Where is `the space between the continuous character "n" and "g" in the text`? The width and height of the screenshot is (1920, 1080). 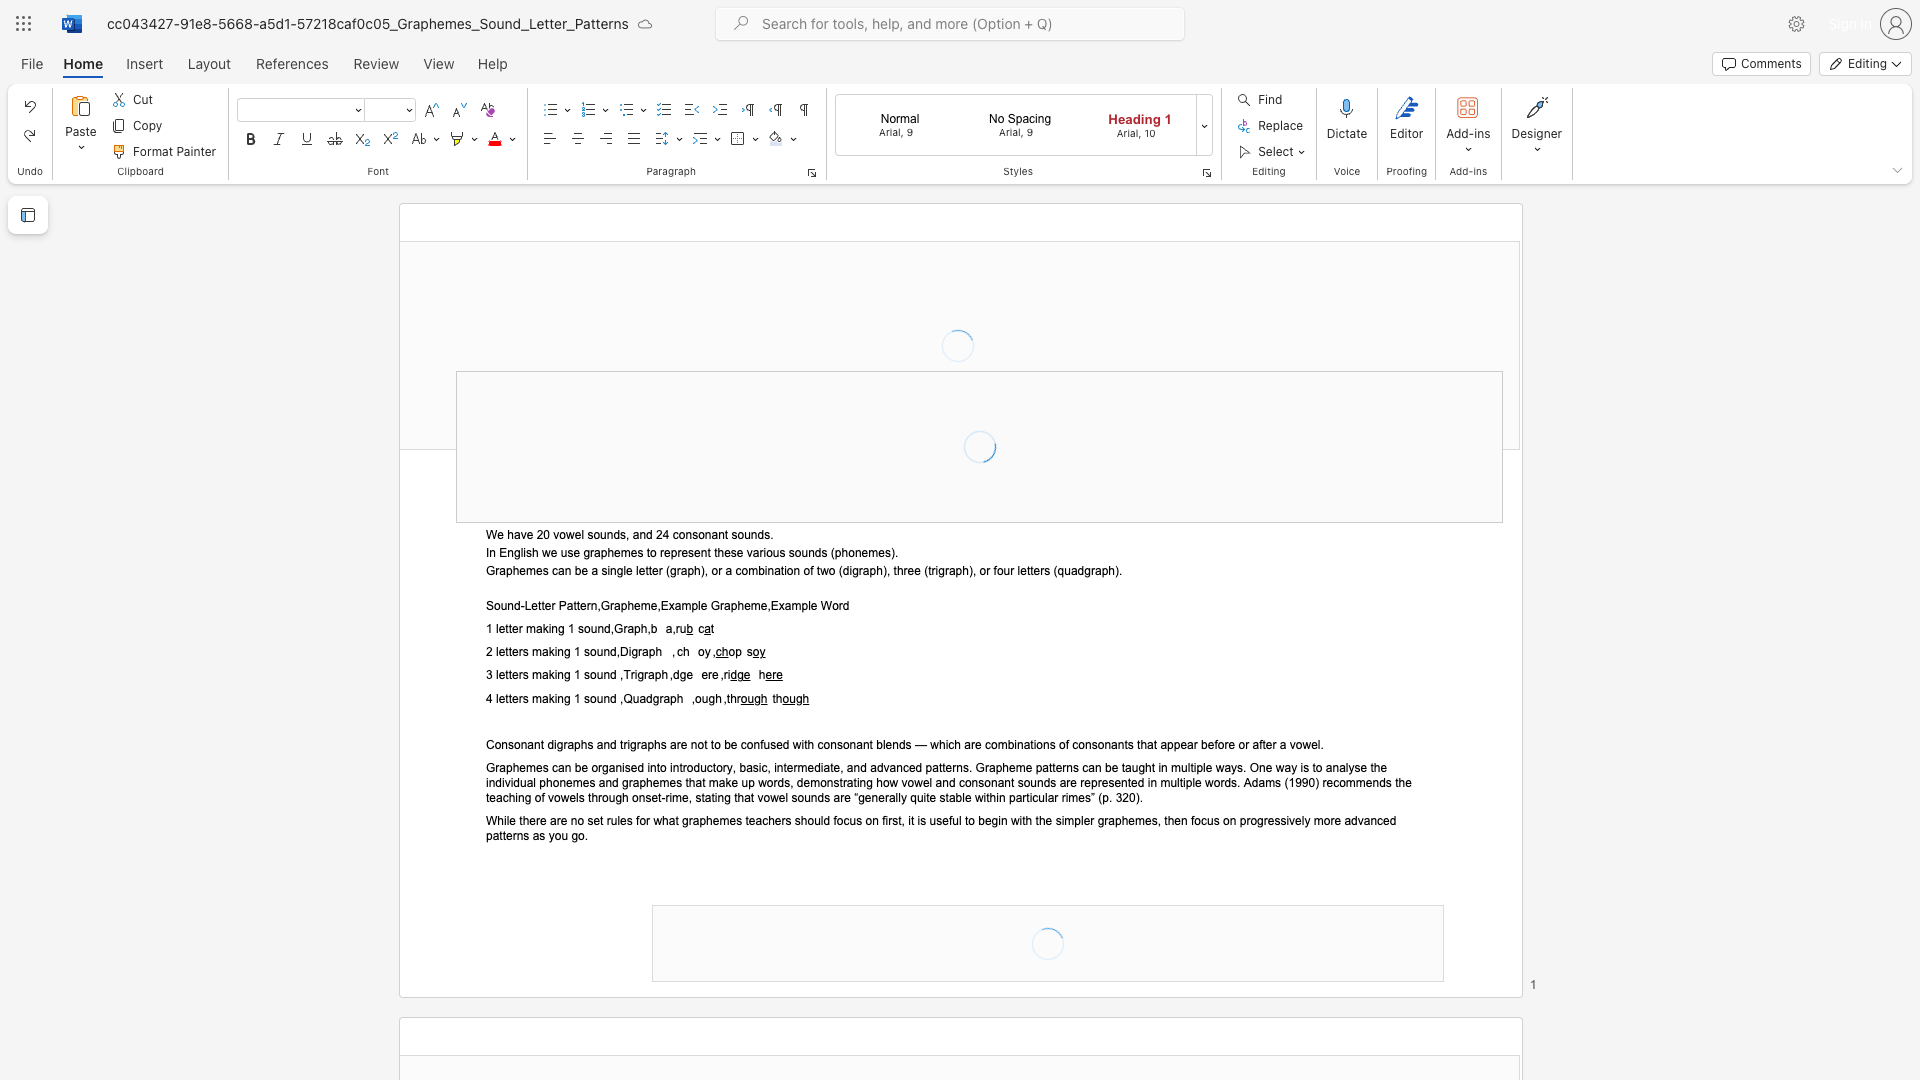 the space between the continuous character "n" and "g" in the text is located at coordinates (557, 628).